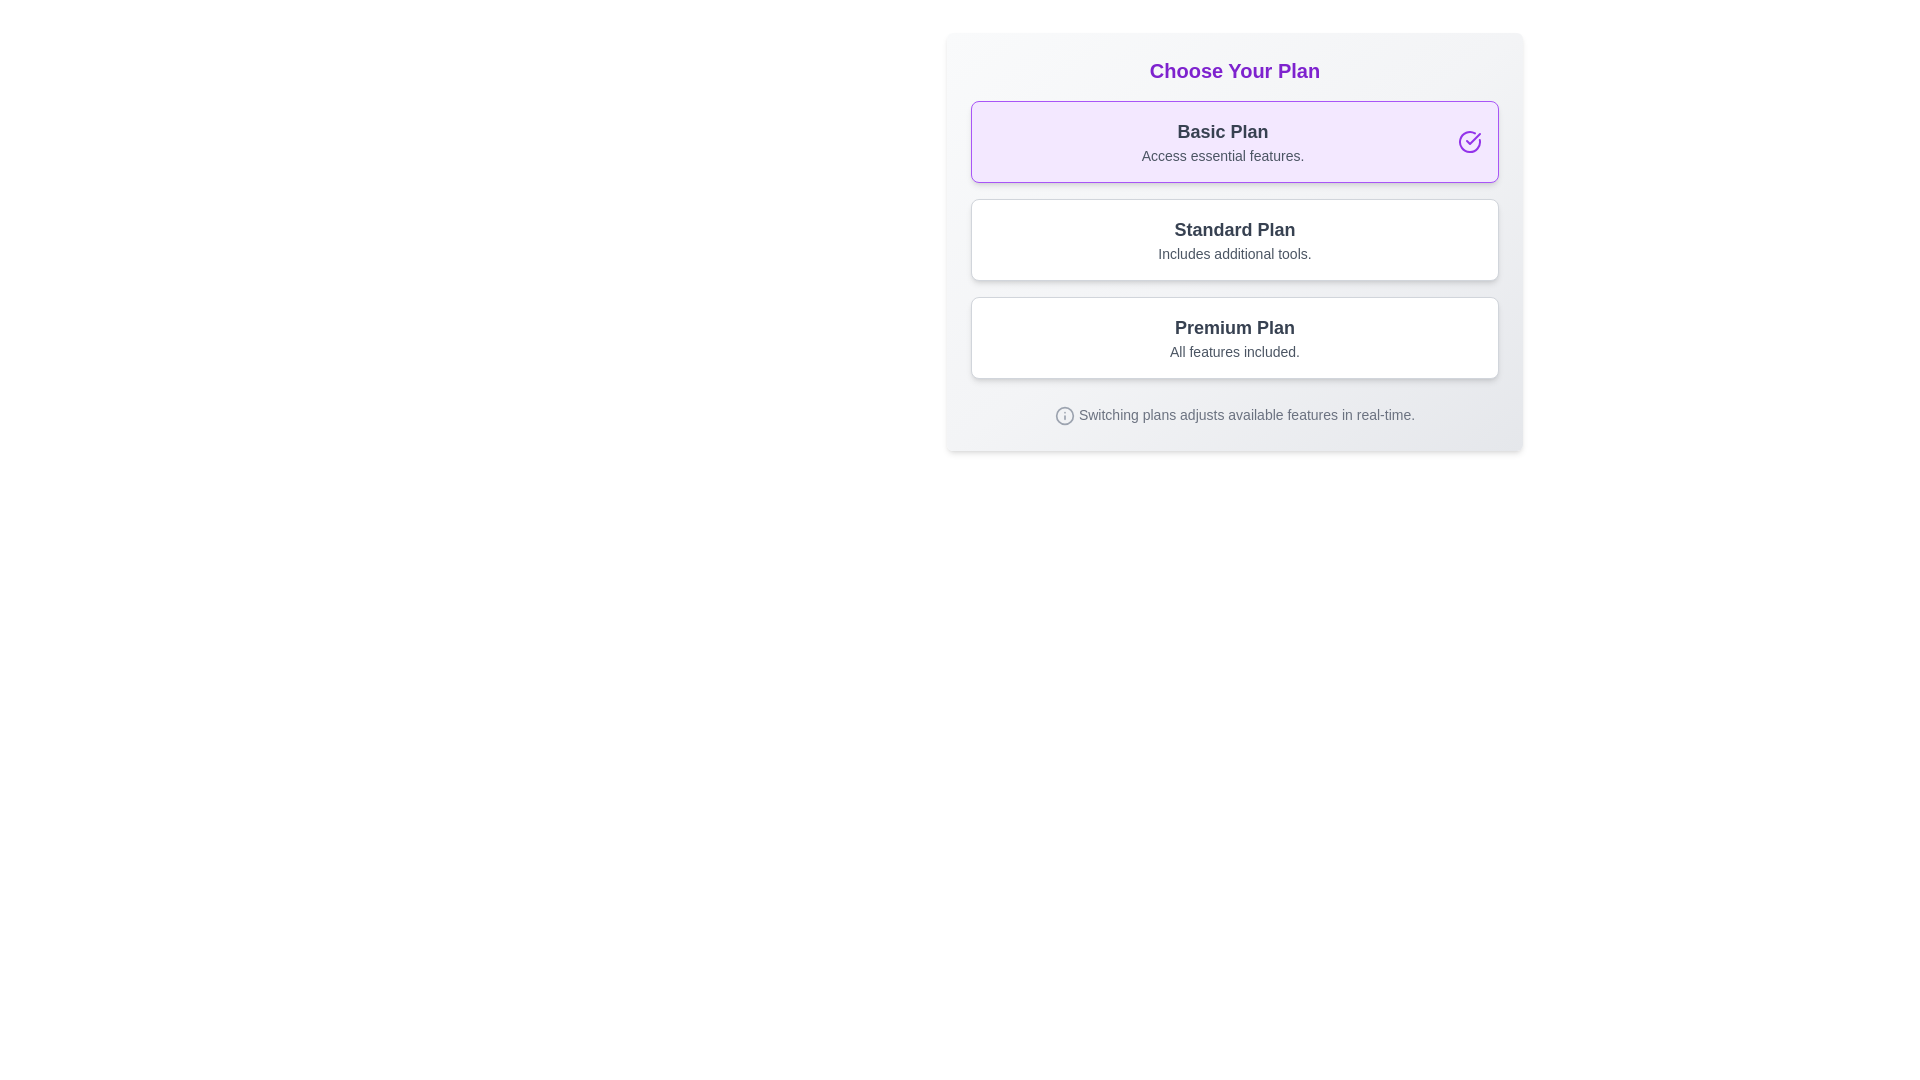 The height and width of the screenshot is (1080, 1920). I want to click on the static text providing a brief description of the features associated with the 'Basic Plan', located centrally in the interface beneath the header text 'Basic Plan', so click(1222, 154).